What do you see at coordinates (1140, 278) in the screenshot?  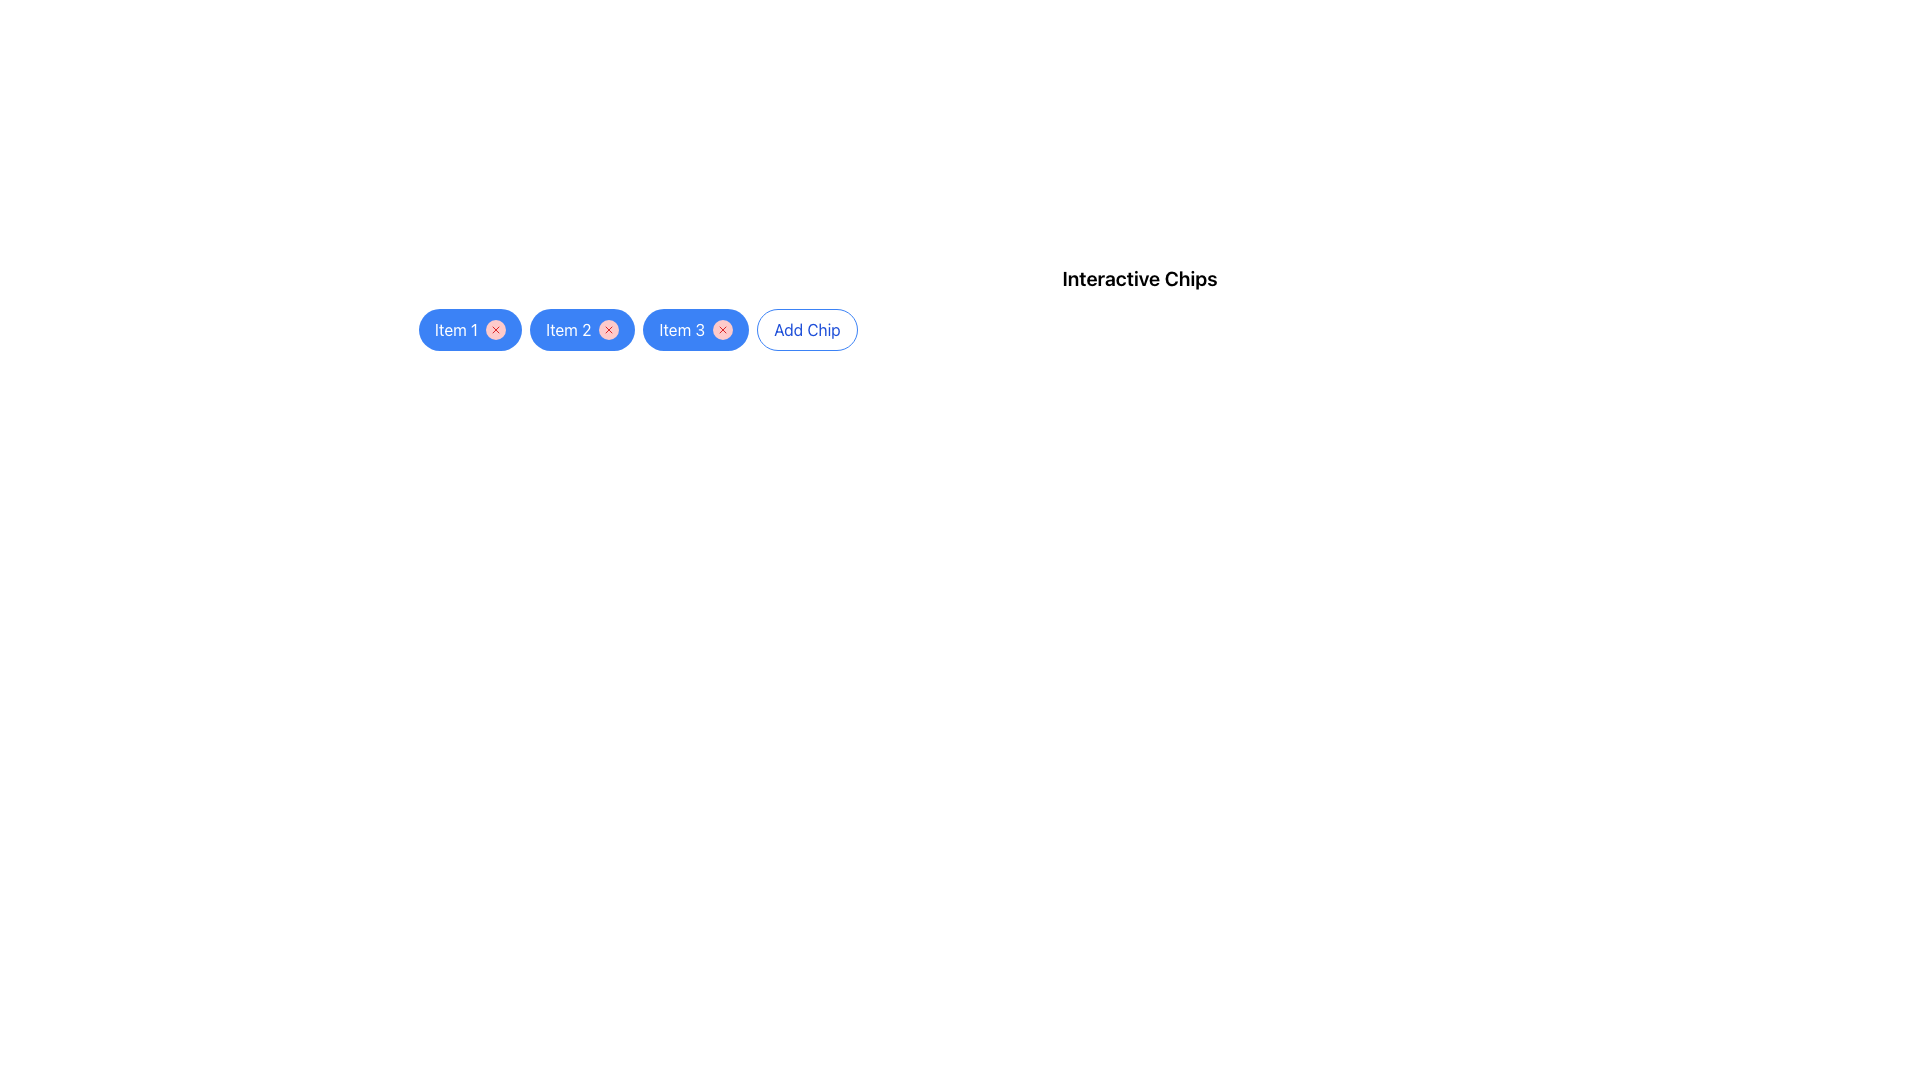 I see `the 'Interactive Chips' text label, which is a bold and enlarged label located at the top of the section containing interactive chips` at bounding box center [1140, 278].